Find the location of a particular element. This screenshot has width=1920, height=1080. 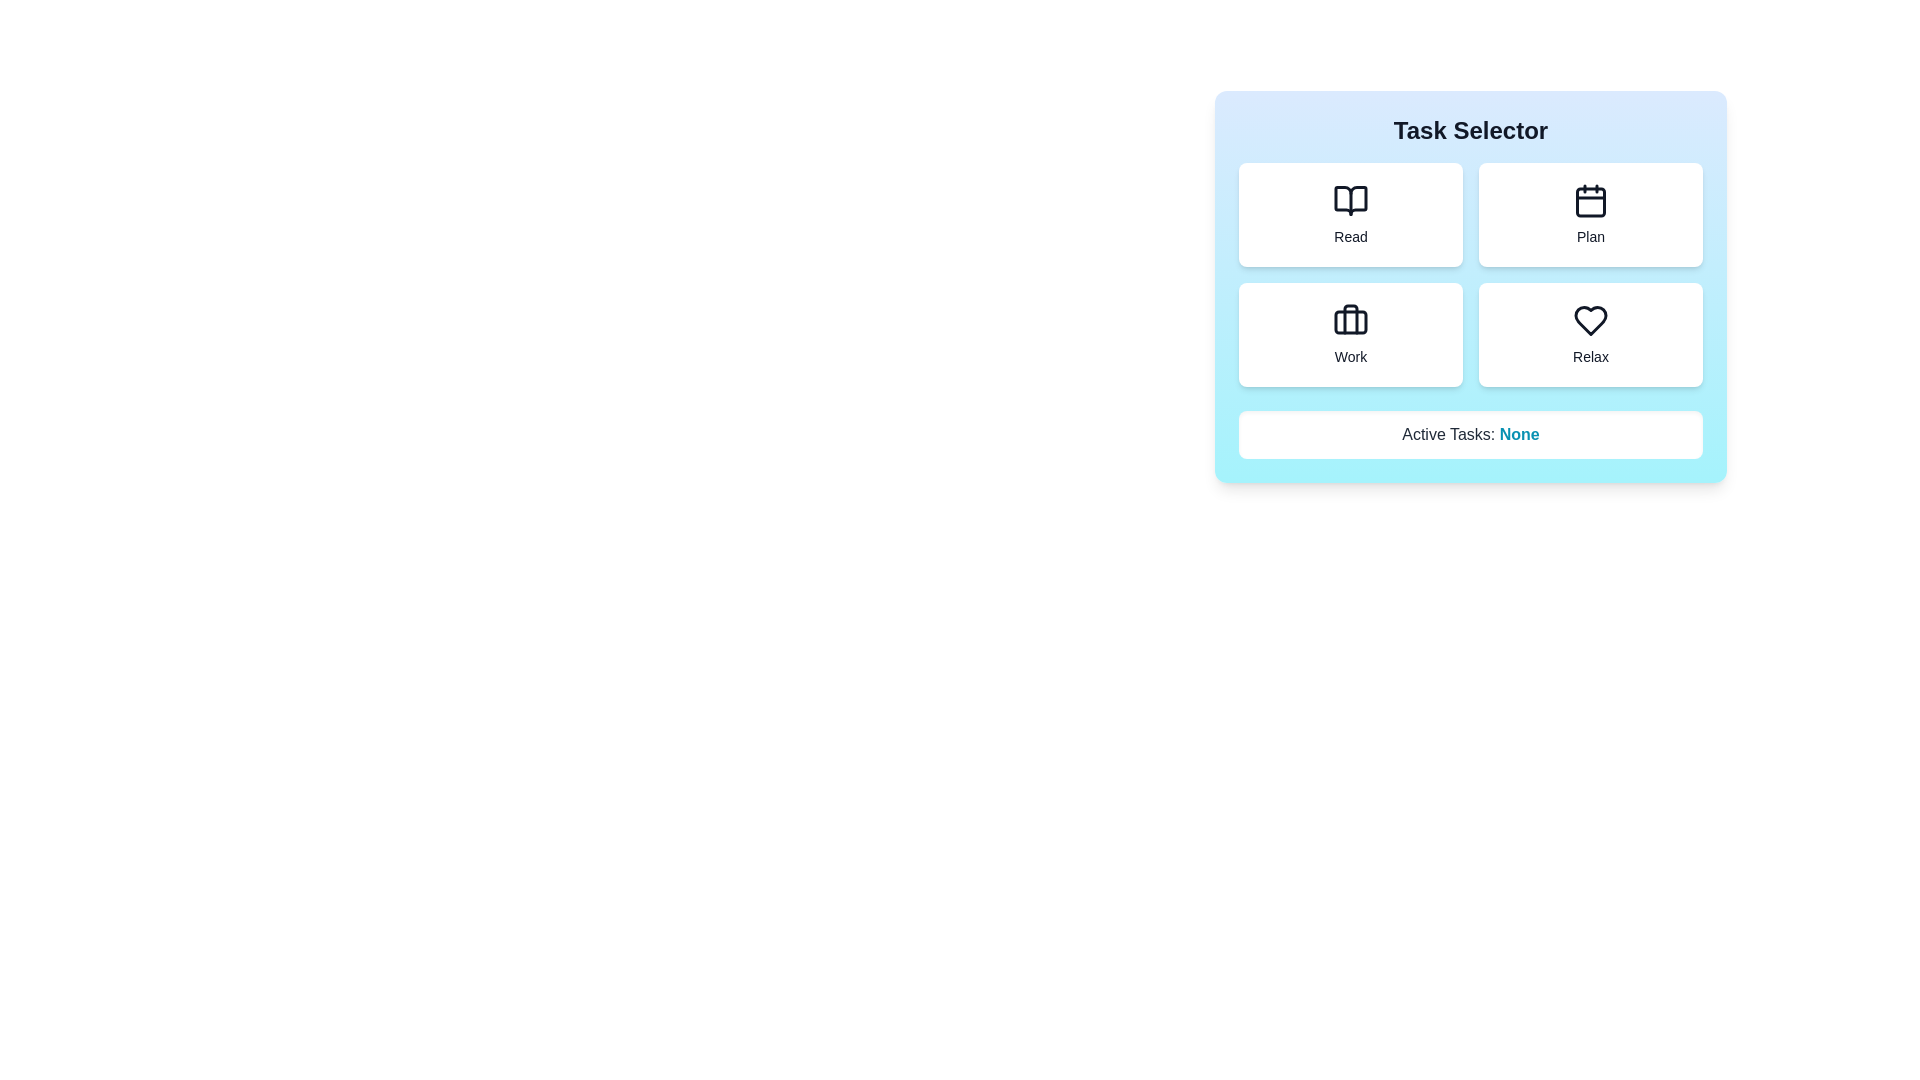

the task button labeled Work to activate it is located at coordinates (1350, 334).